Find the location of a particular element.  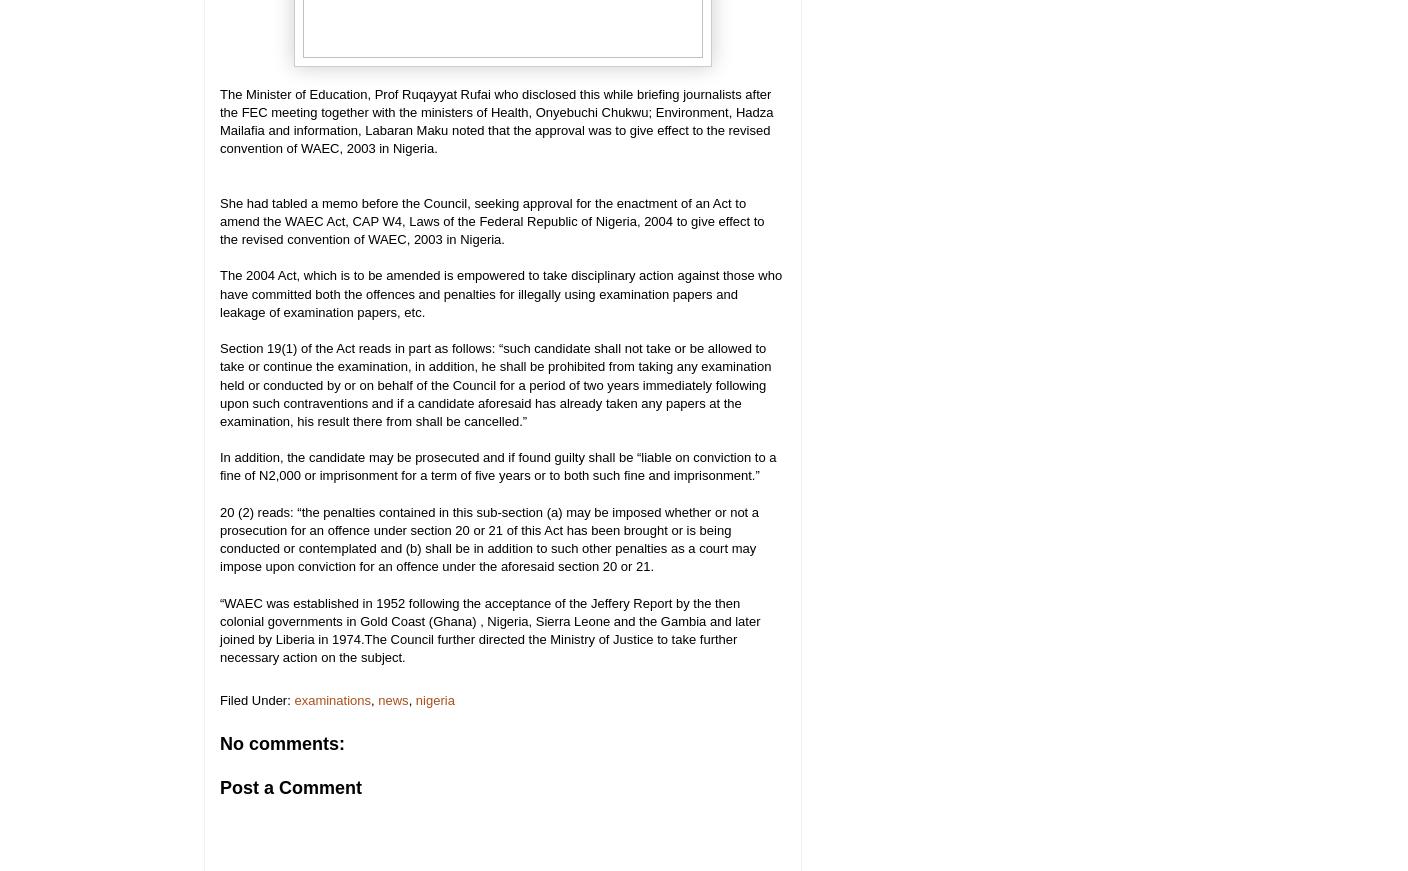

'In addition, the candidate may be prosecuted and if found guilty shall be “liable on conviction to a fine of N2,000 or imprisonment for a term of five years or to both such fine and imprisonment.”' is located at coordinates (498, 466).